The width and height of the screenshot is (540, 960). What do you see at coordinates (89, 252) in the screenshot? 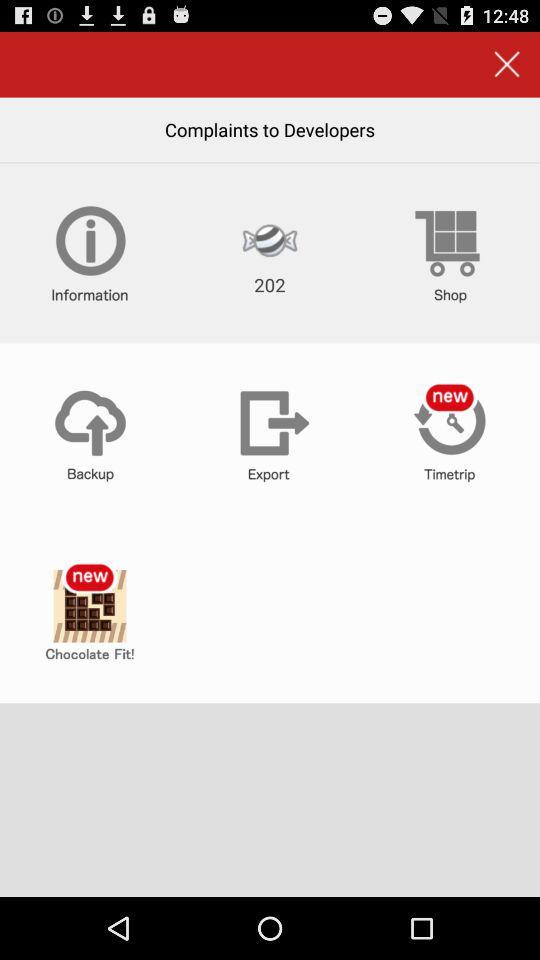
I see `open information` at bounding box center [89, 252].